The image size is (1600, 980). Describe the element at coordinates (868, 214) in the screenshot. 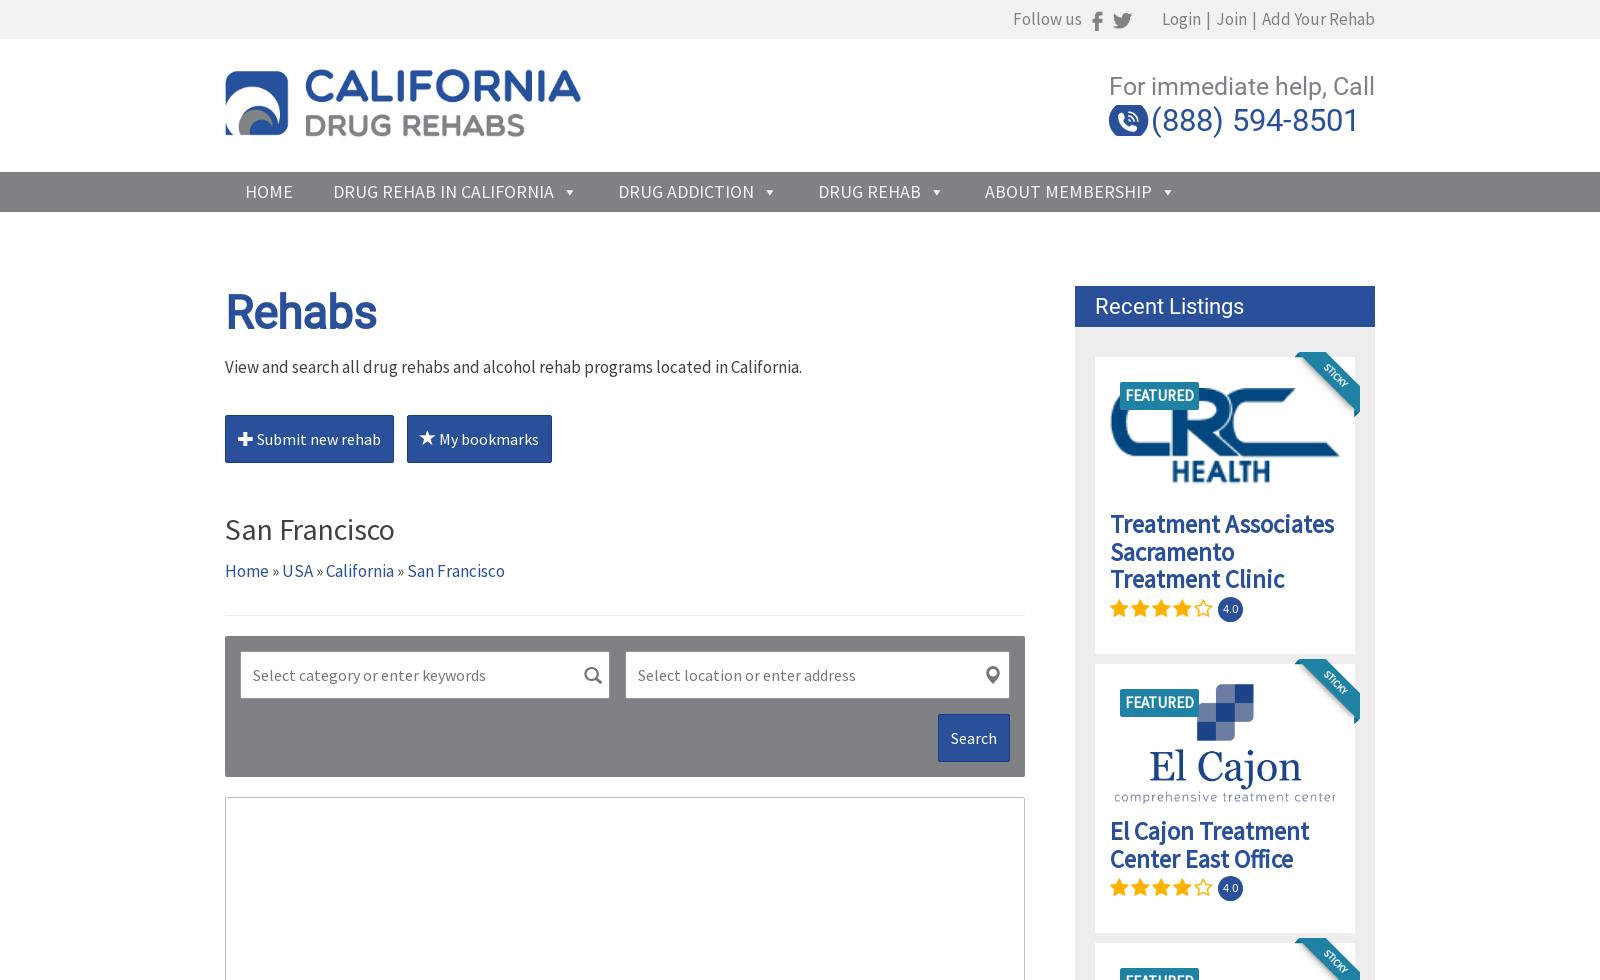

I see `'Drug Rehab'` at that location.